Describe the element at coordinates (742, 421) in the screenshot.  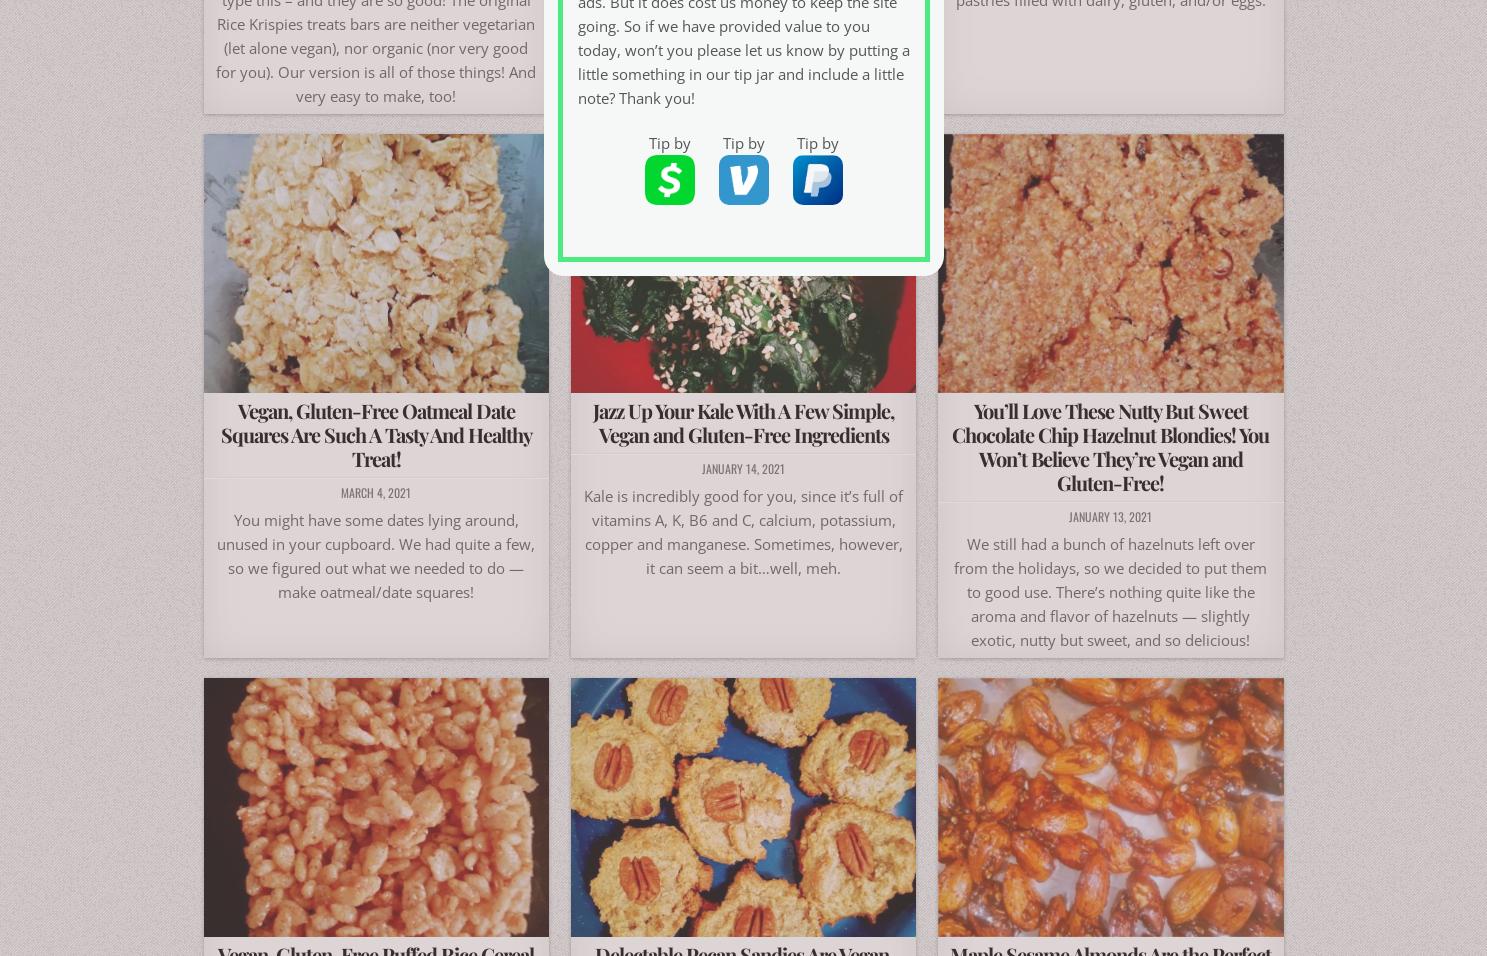
I see `'Jazz Up Your Kale With A Few Simple, Vegan and Gluten-Free Ingredients'` at that location.